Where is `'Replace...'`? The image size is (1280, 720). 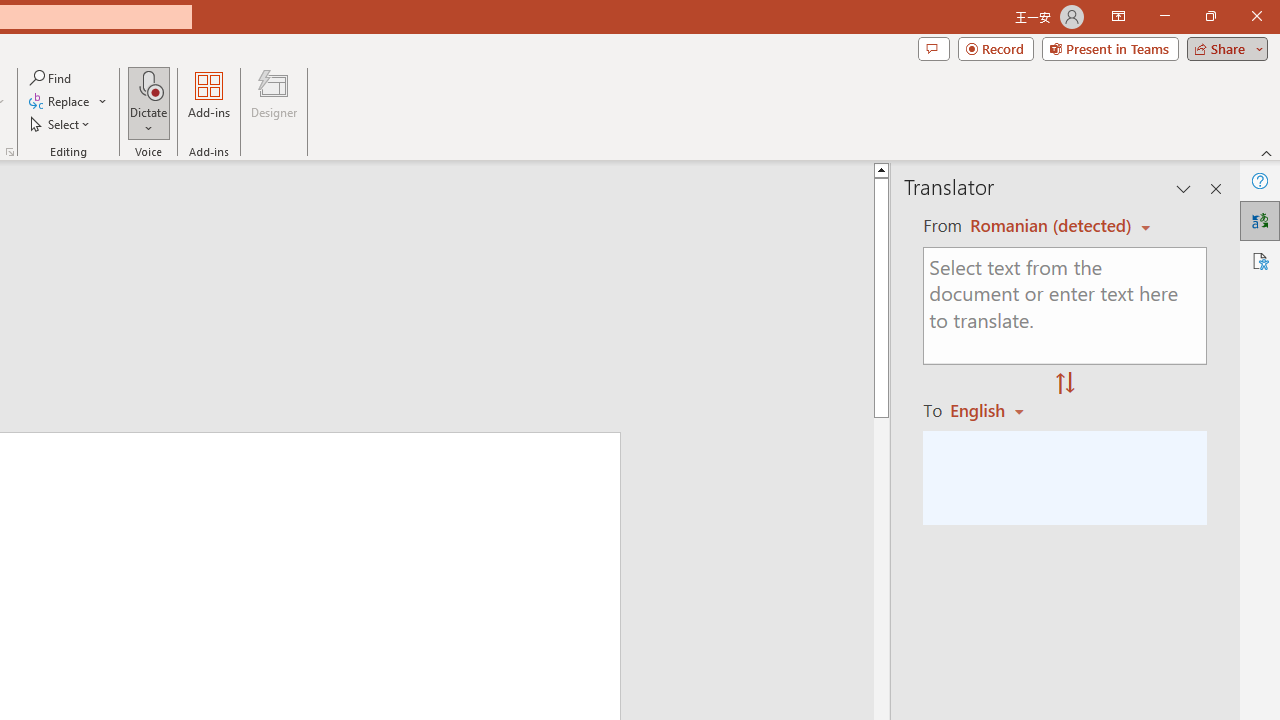
'Replace...' is located at coordinates (60, 101).